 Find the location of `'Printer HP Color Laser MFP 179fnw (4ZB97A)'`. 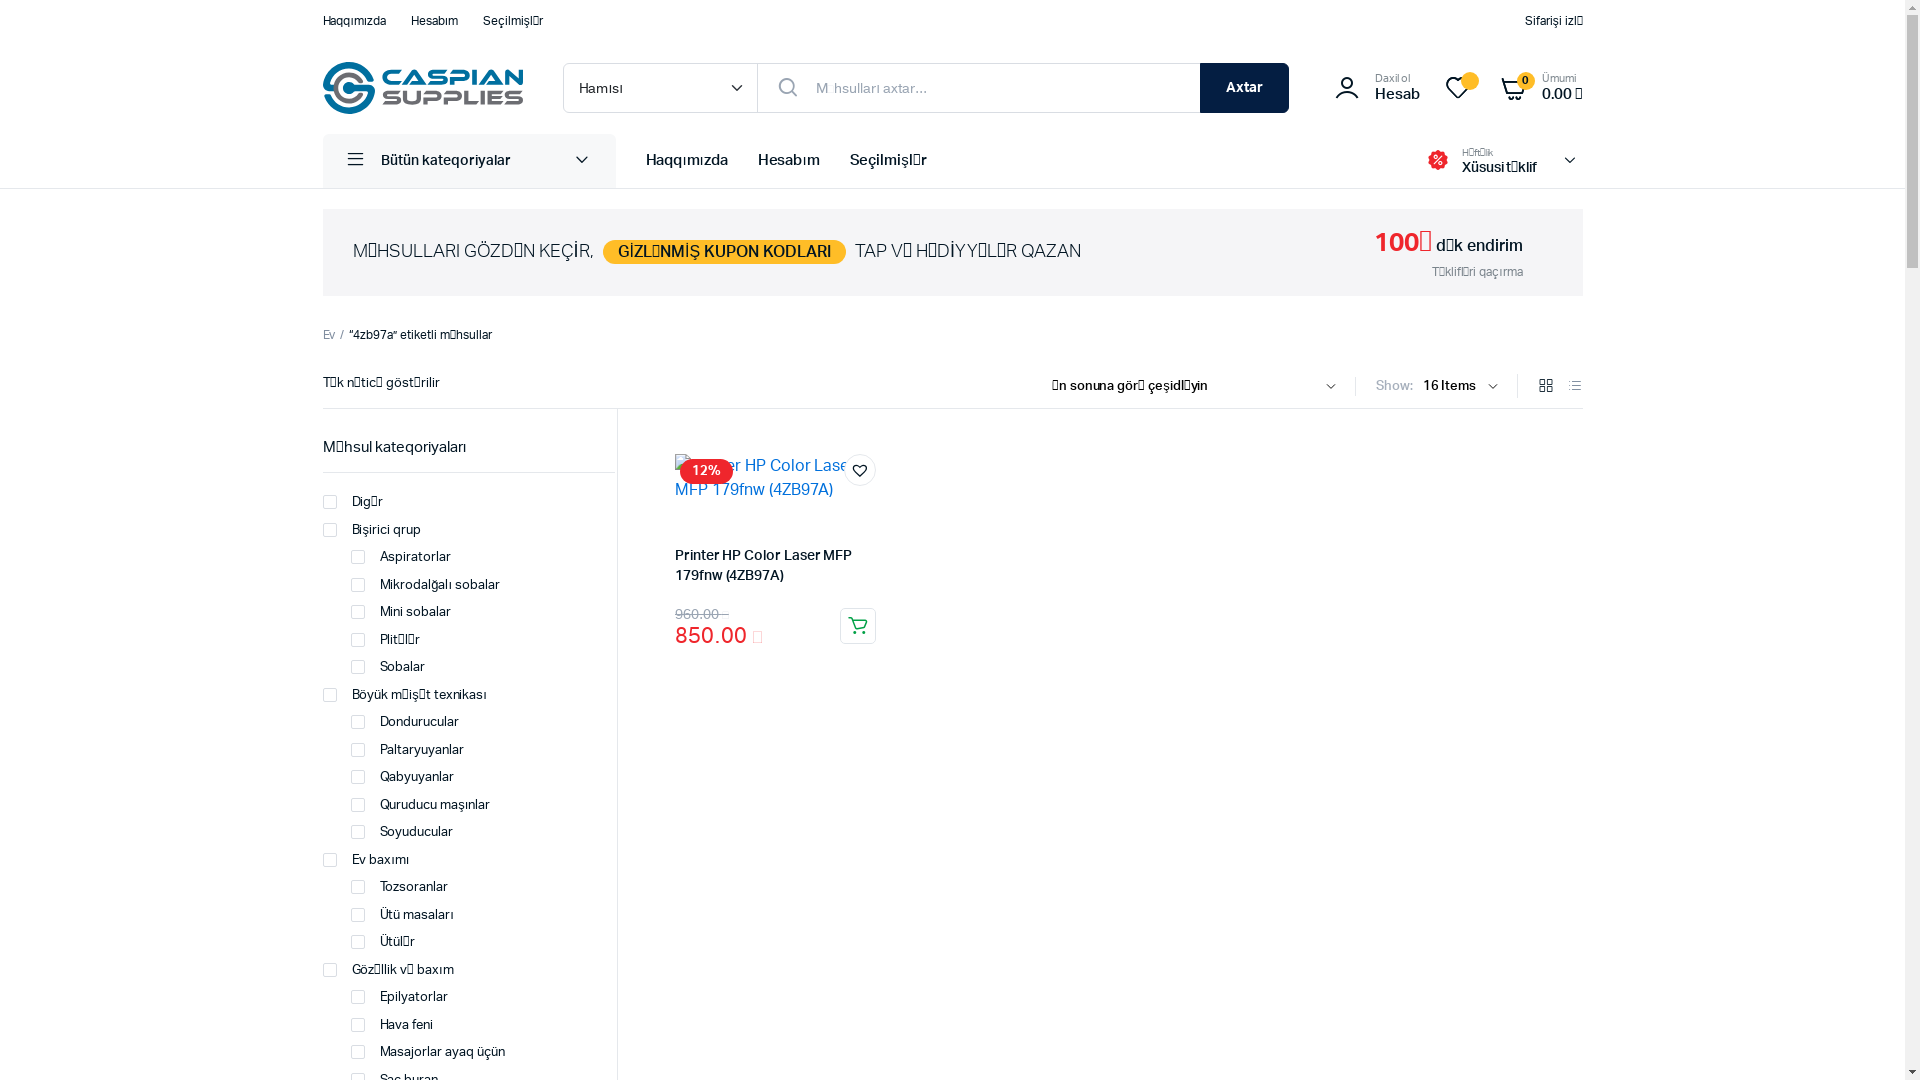

'Printer HP Color Laser MFP 179fnw (4ZB97A)' is located at coordinates (762, 566).